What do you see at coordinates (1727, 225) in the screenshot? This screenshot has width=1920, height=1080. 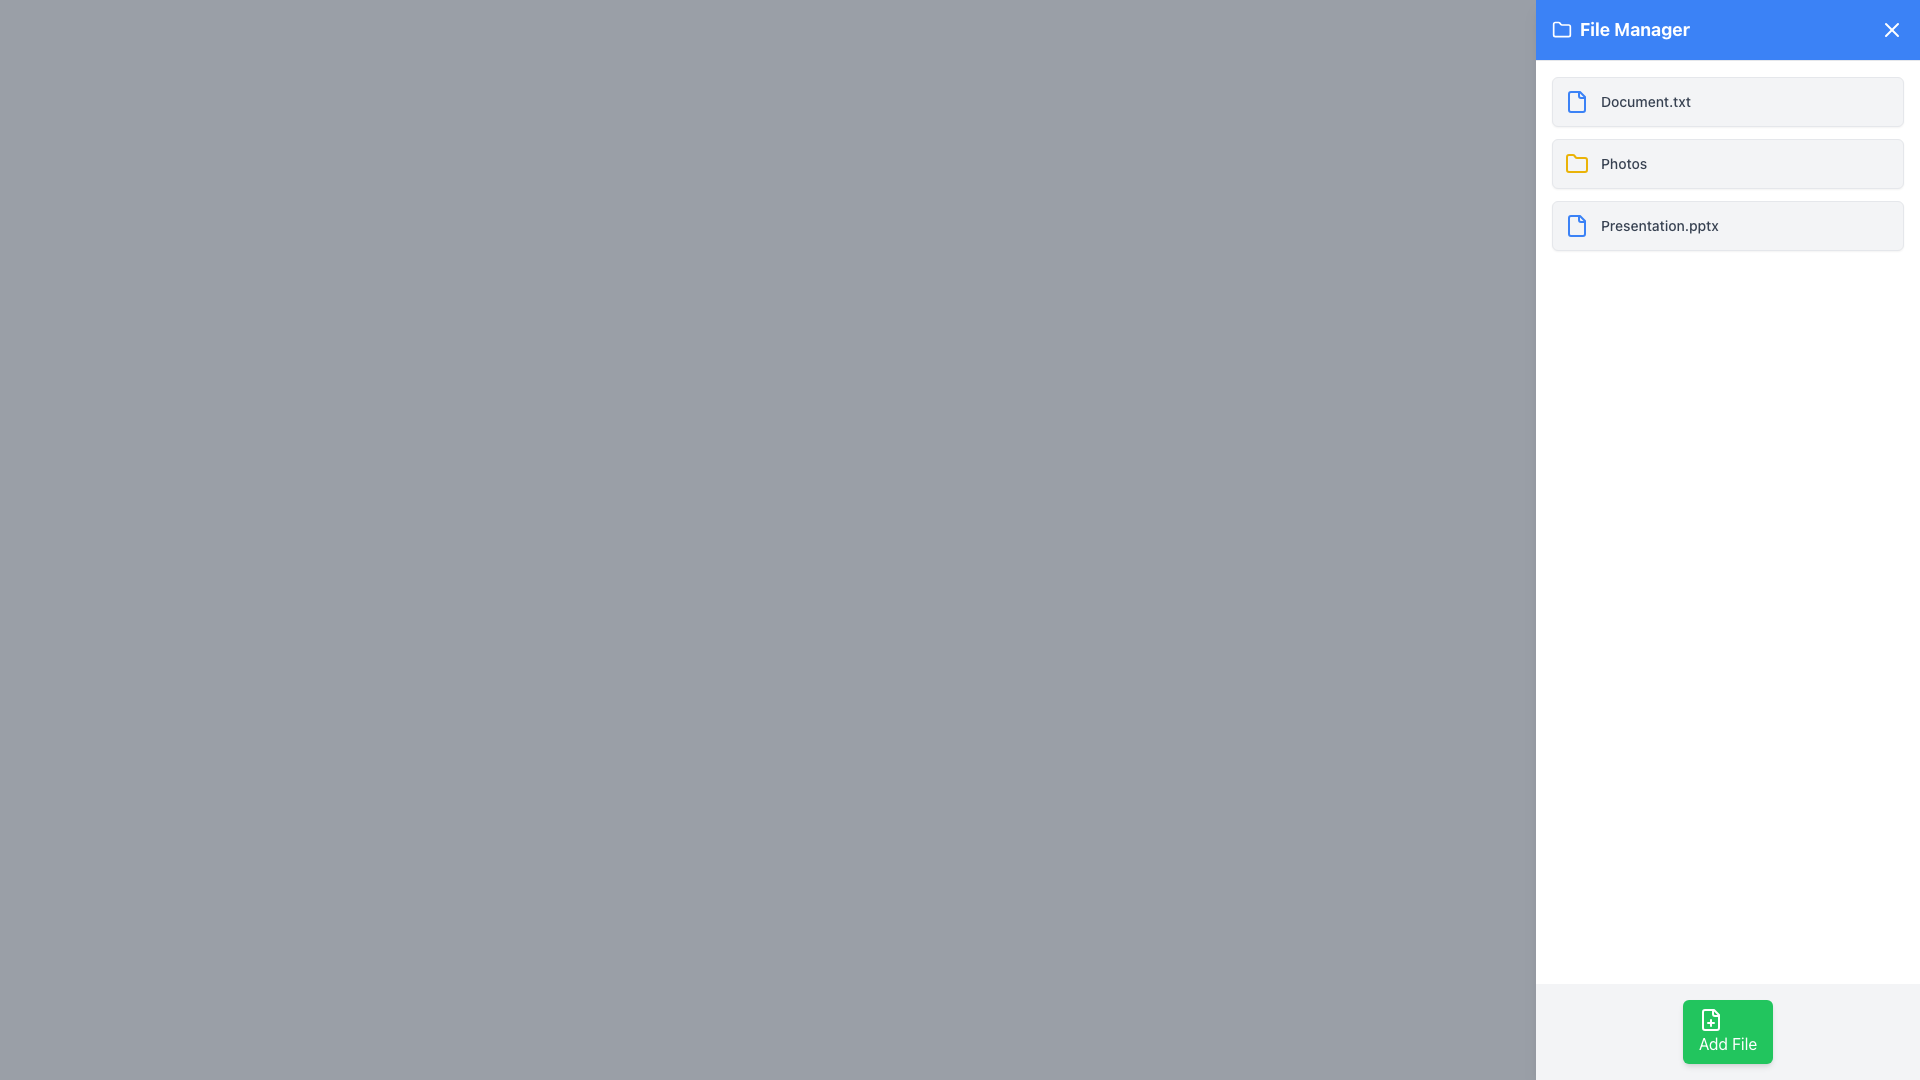 I see `the file entry item labeled 'Presentation.pptx'` at bounding box center [1727, 225].